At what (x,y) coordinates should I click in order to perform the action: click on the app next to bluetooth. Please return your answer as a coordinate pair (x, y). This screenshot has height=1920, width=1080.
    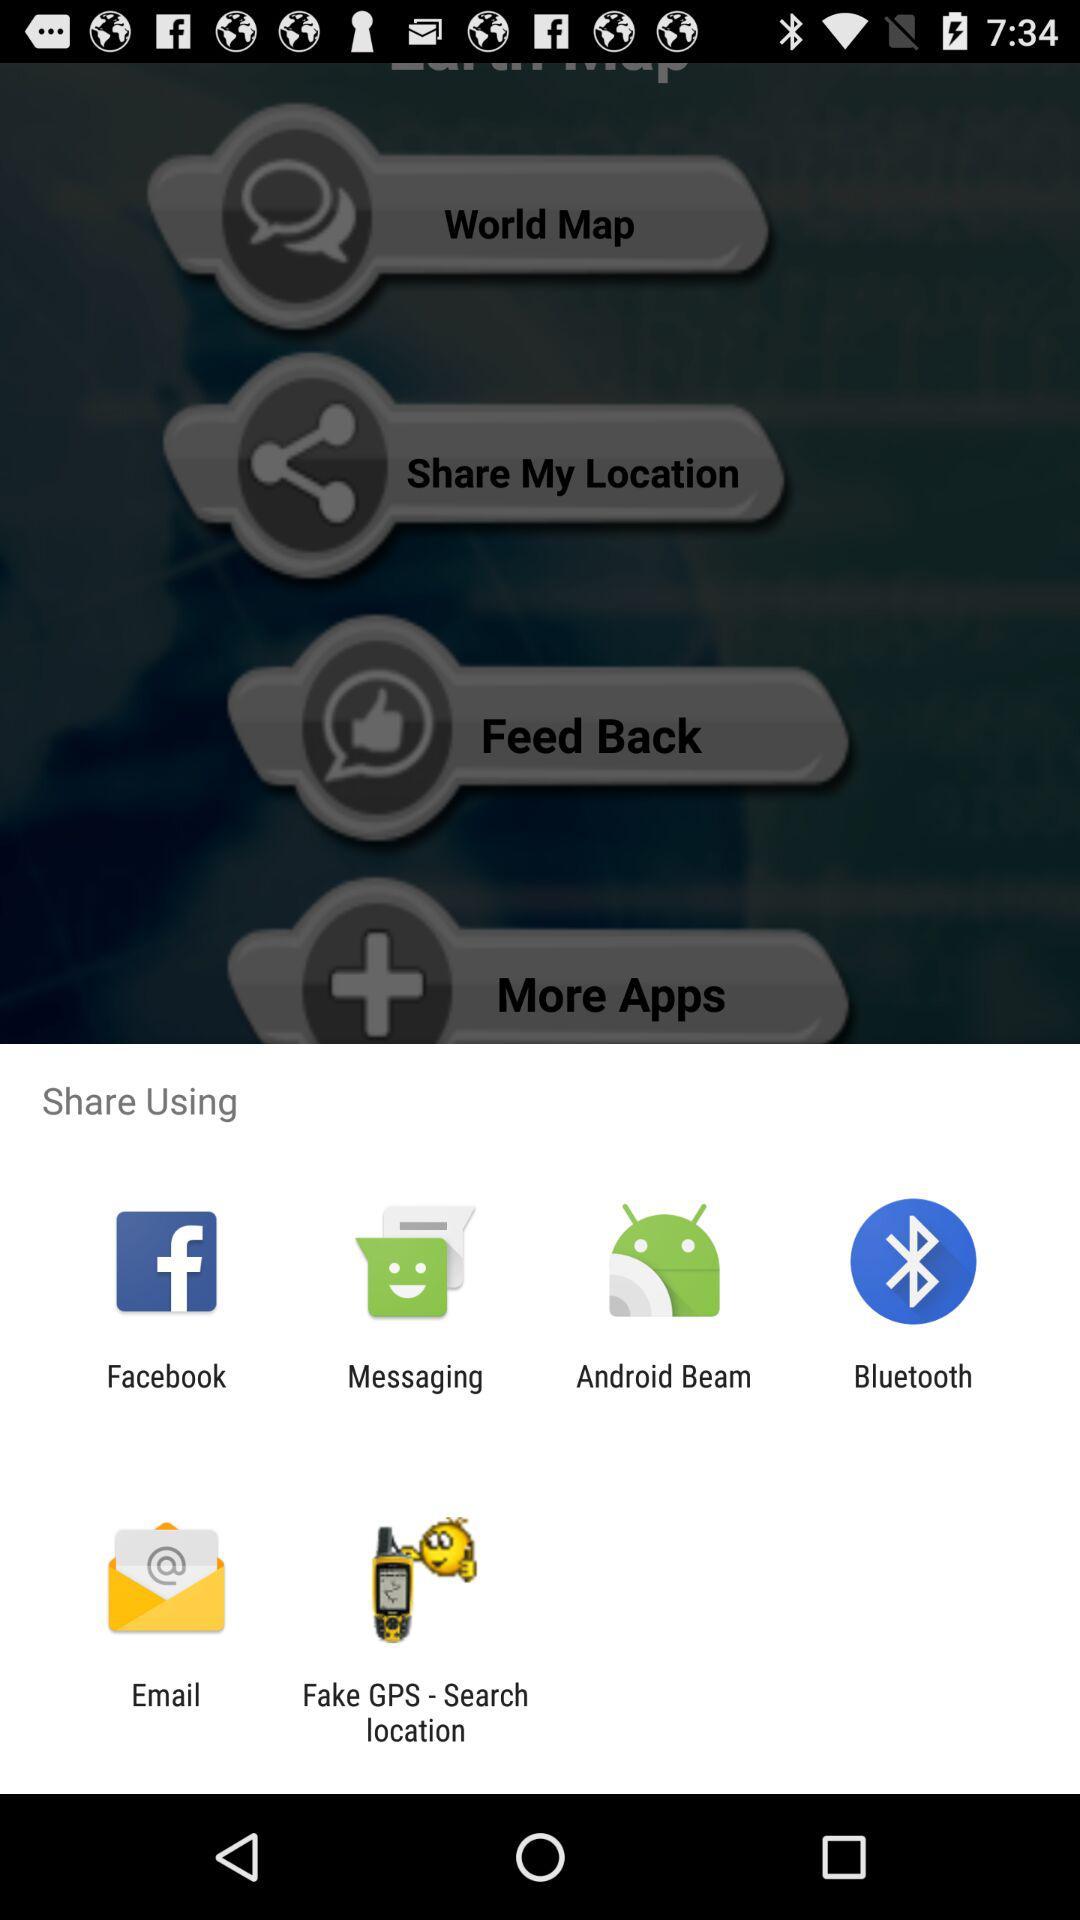
    Looking at the image, I should click on (664, 1392).